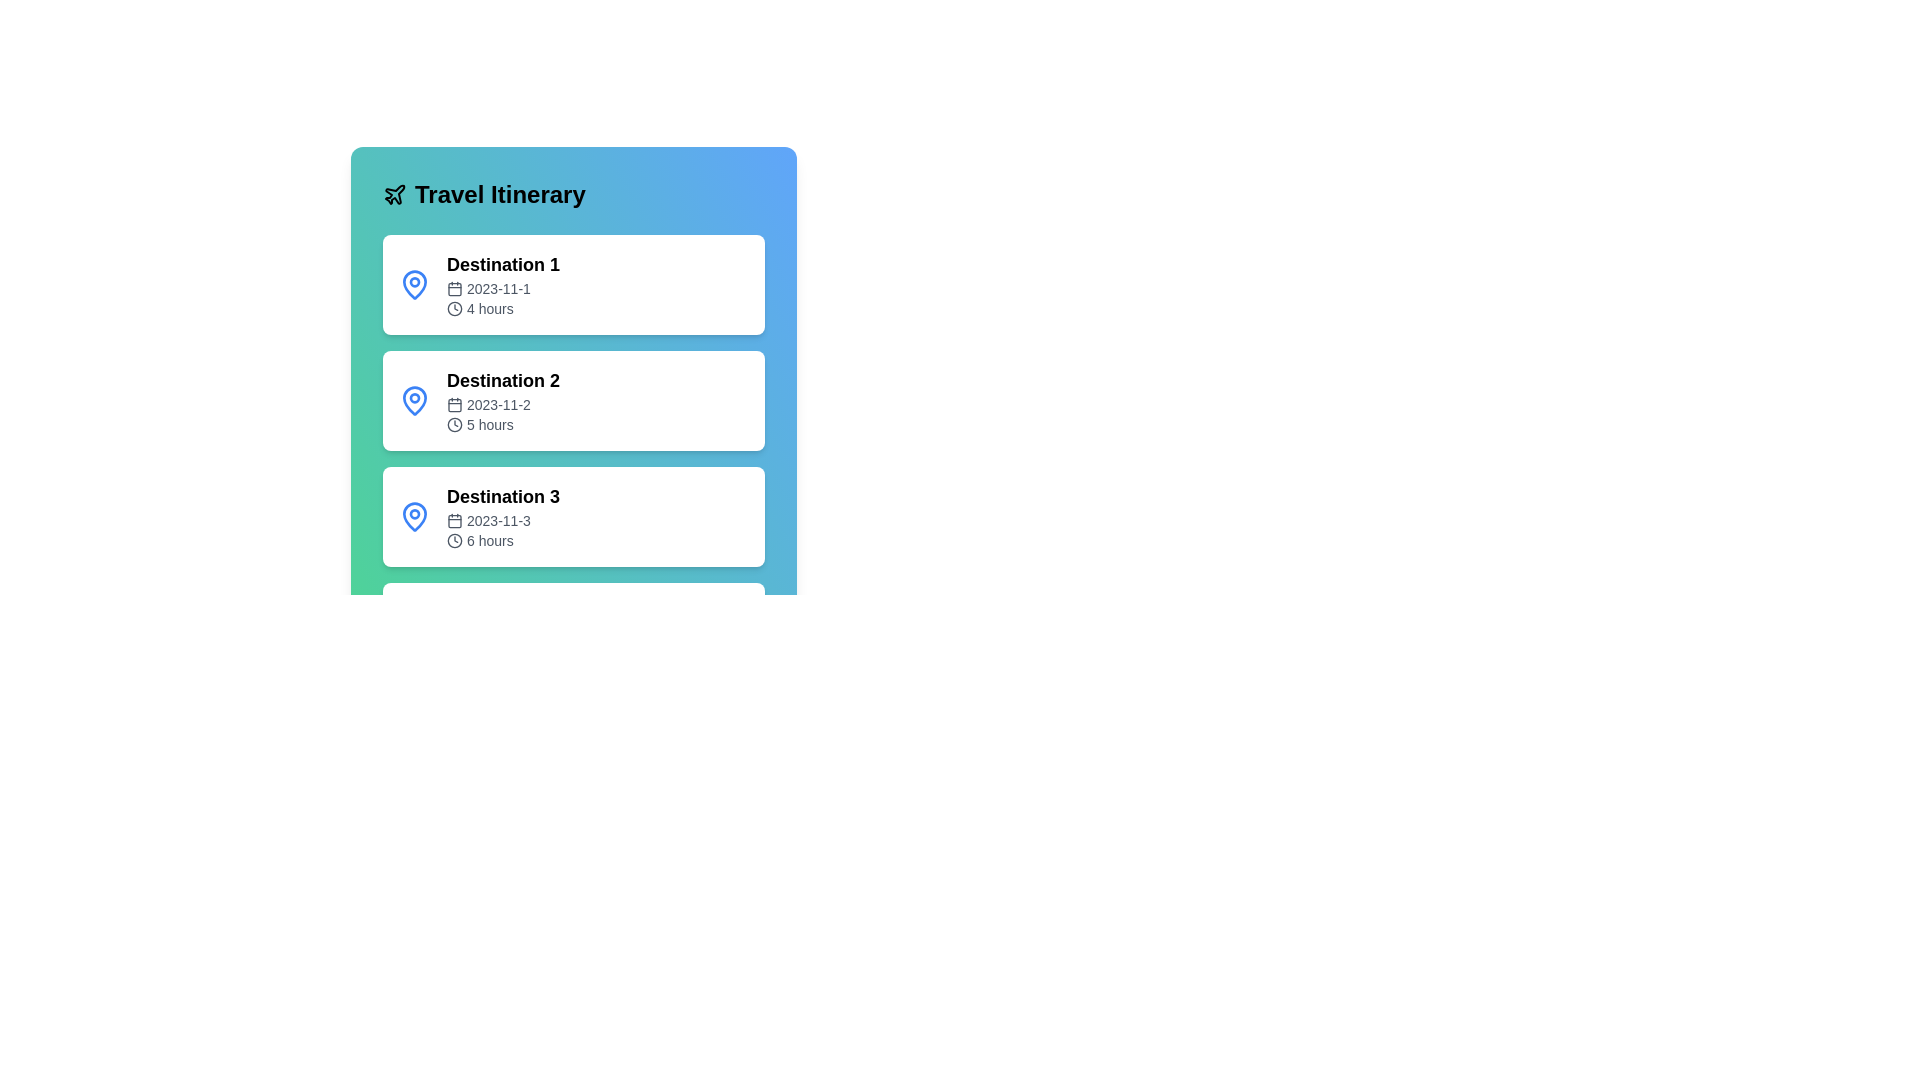 This screenshot has height=1080, width=1920. I want to click on the airplane icon graphic (SVG) located near the top-left corner of the content area, adjacent to the 'Travel Itinerary' title text, so click(395, 194).